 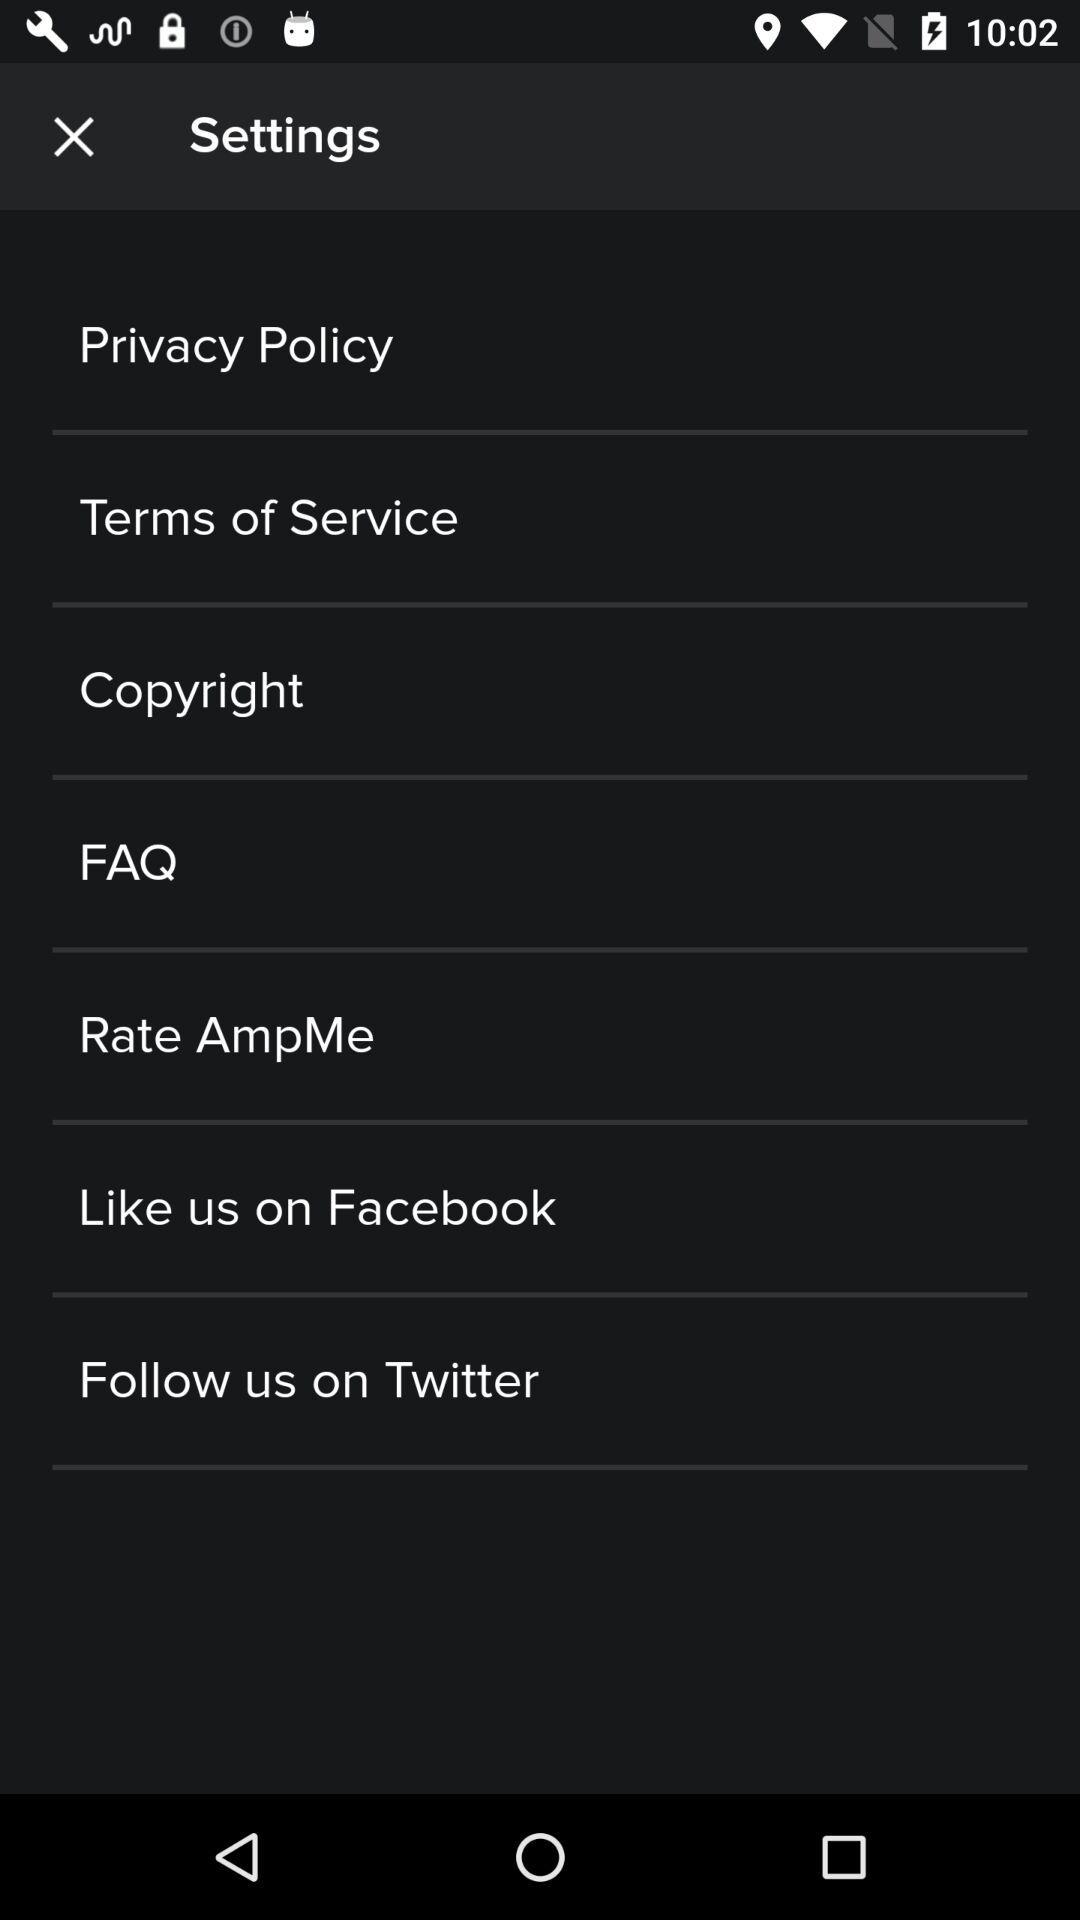 I want to click on privacy policy icon, so click(x=540, y=346).